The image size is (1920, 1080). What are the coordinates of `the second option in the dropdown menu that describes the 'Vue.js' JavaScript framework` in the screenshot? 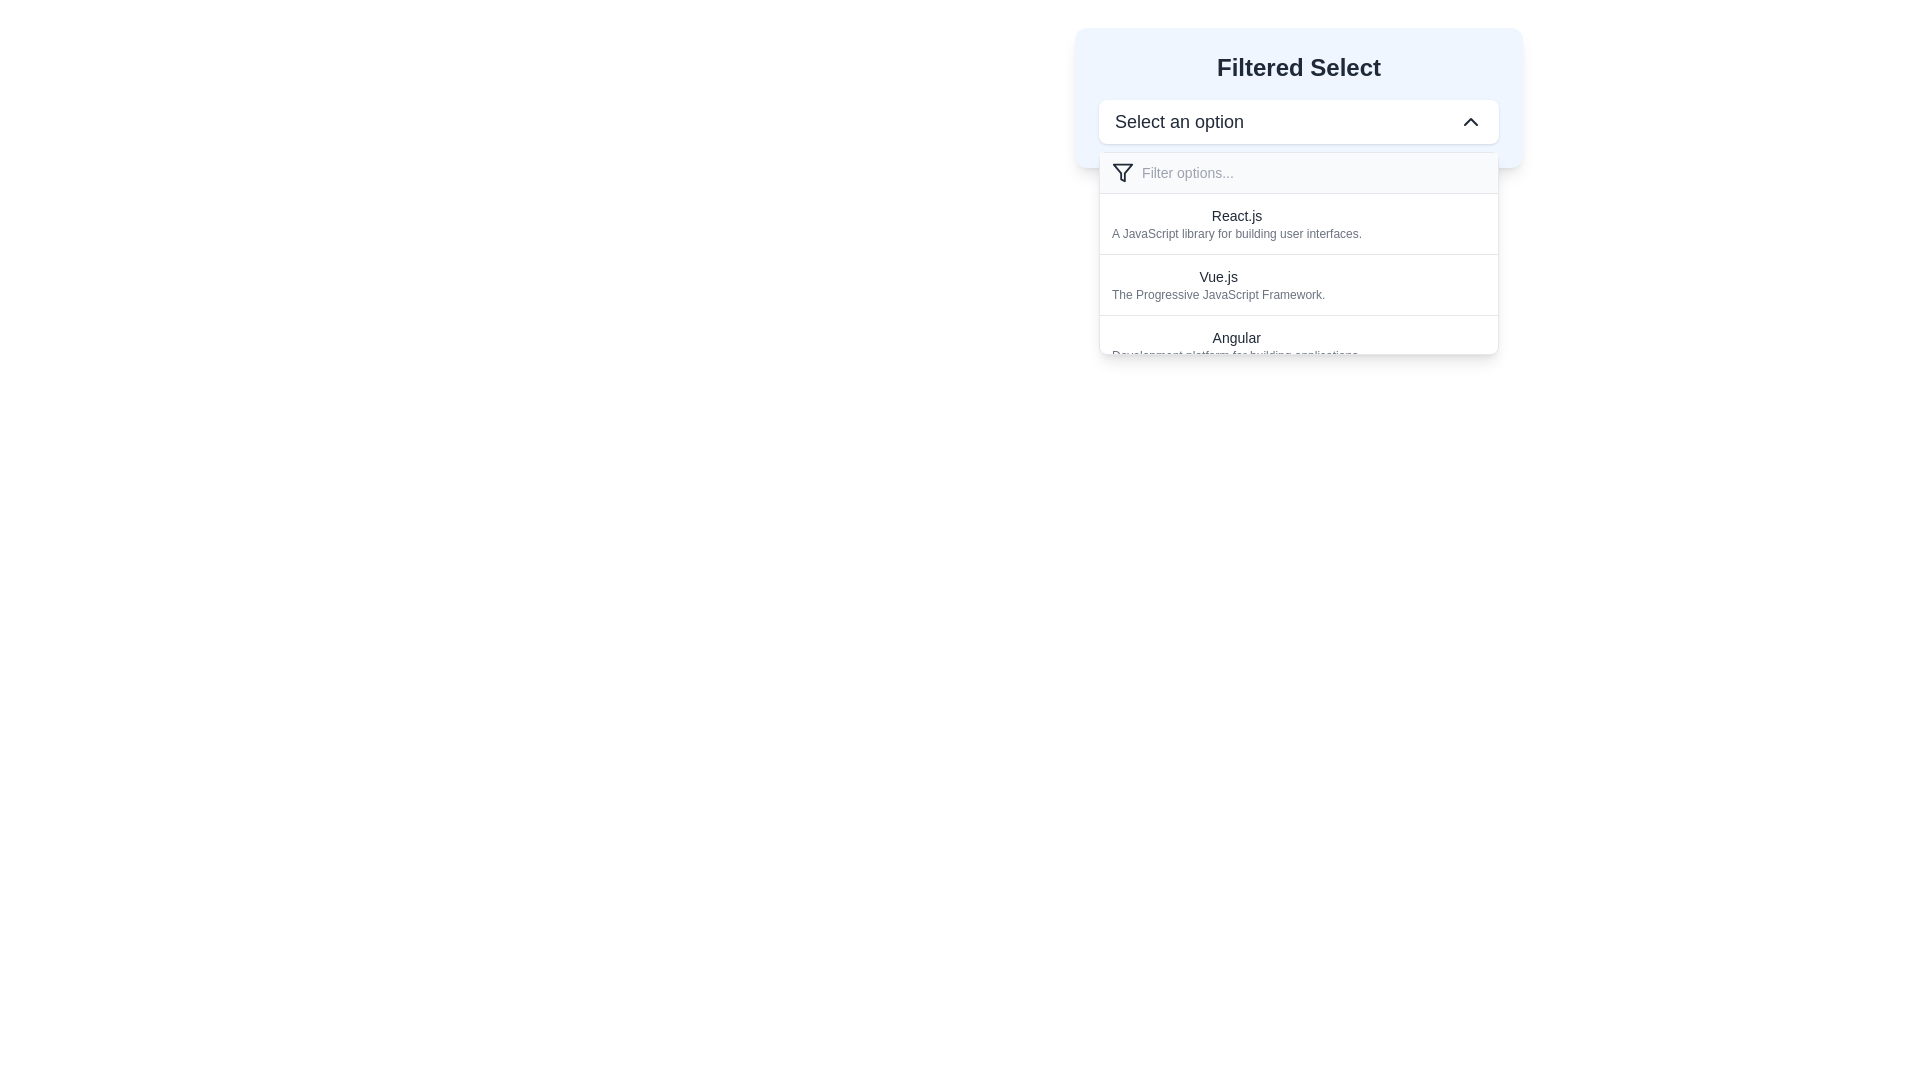 It's located at (1299, 273).